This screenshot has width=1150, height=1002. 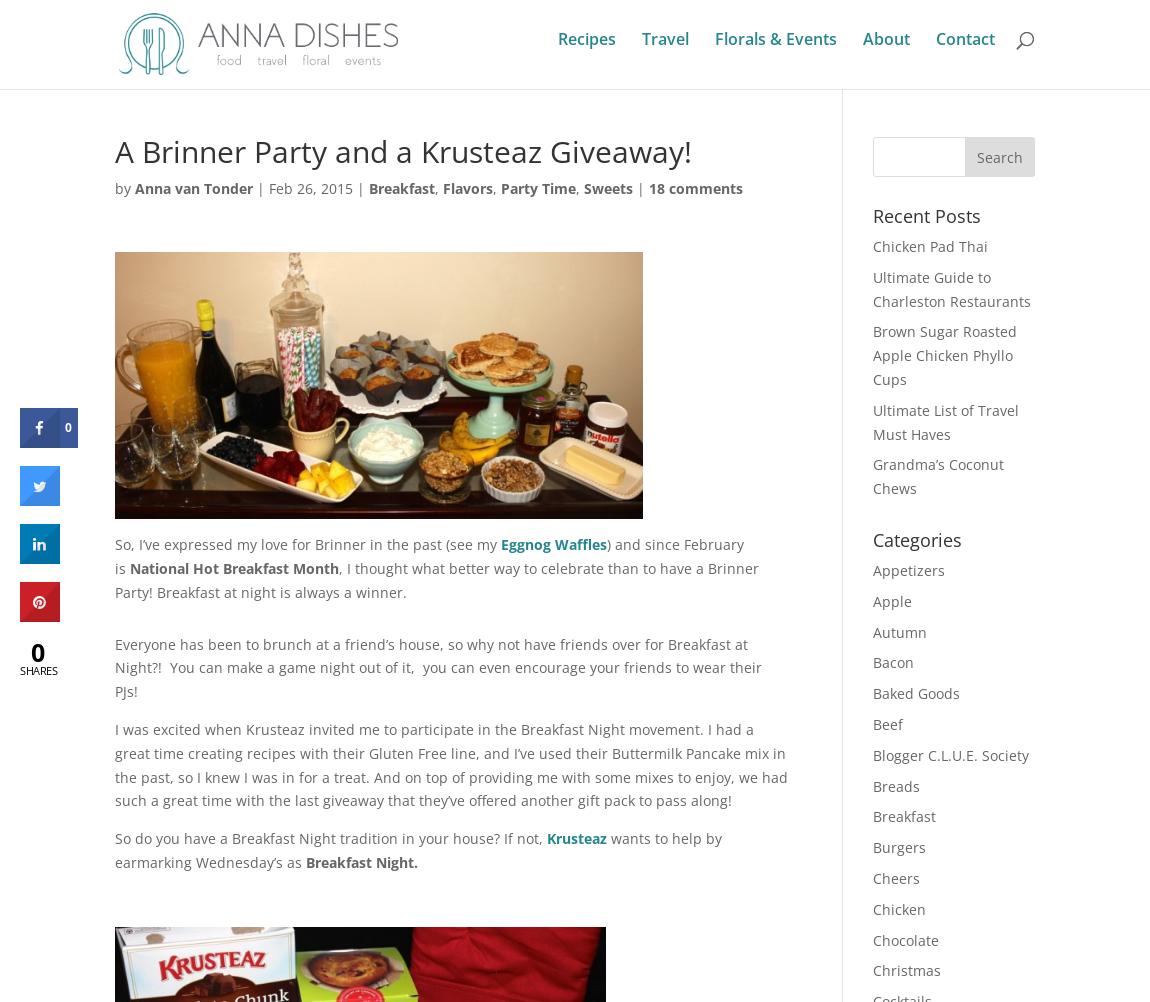 I want to click on 'Ultimate List of Travel Must Haves', so click(x=944, y=420).